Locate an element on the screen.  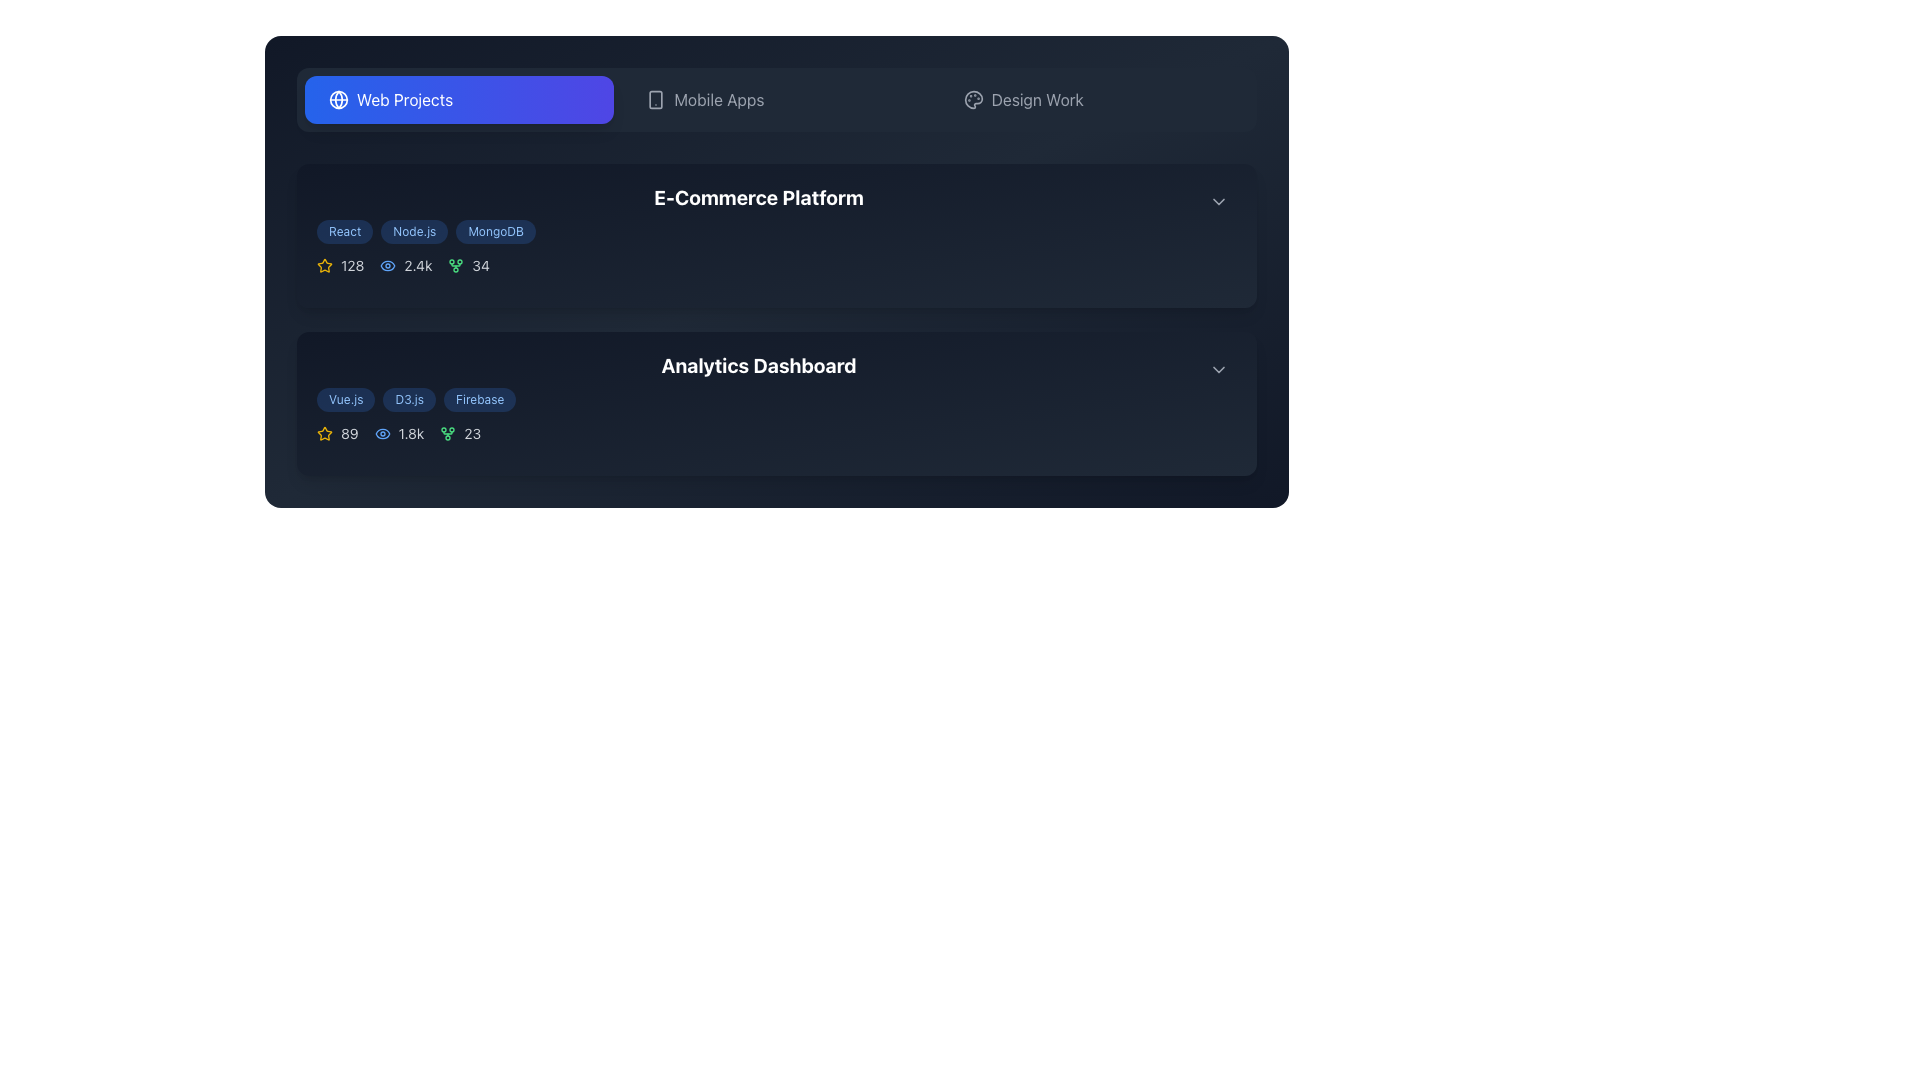
the small circular button with a dark background and a white chevron-down icon located on the right of the Analytics Dashboard section is located at coordinates (1218, 370).